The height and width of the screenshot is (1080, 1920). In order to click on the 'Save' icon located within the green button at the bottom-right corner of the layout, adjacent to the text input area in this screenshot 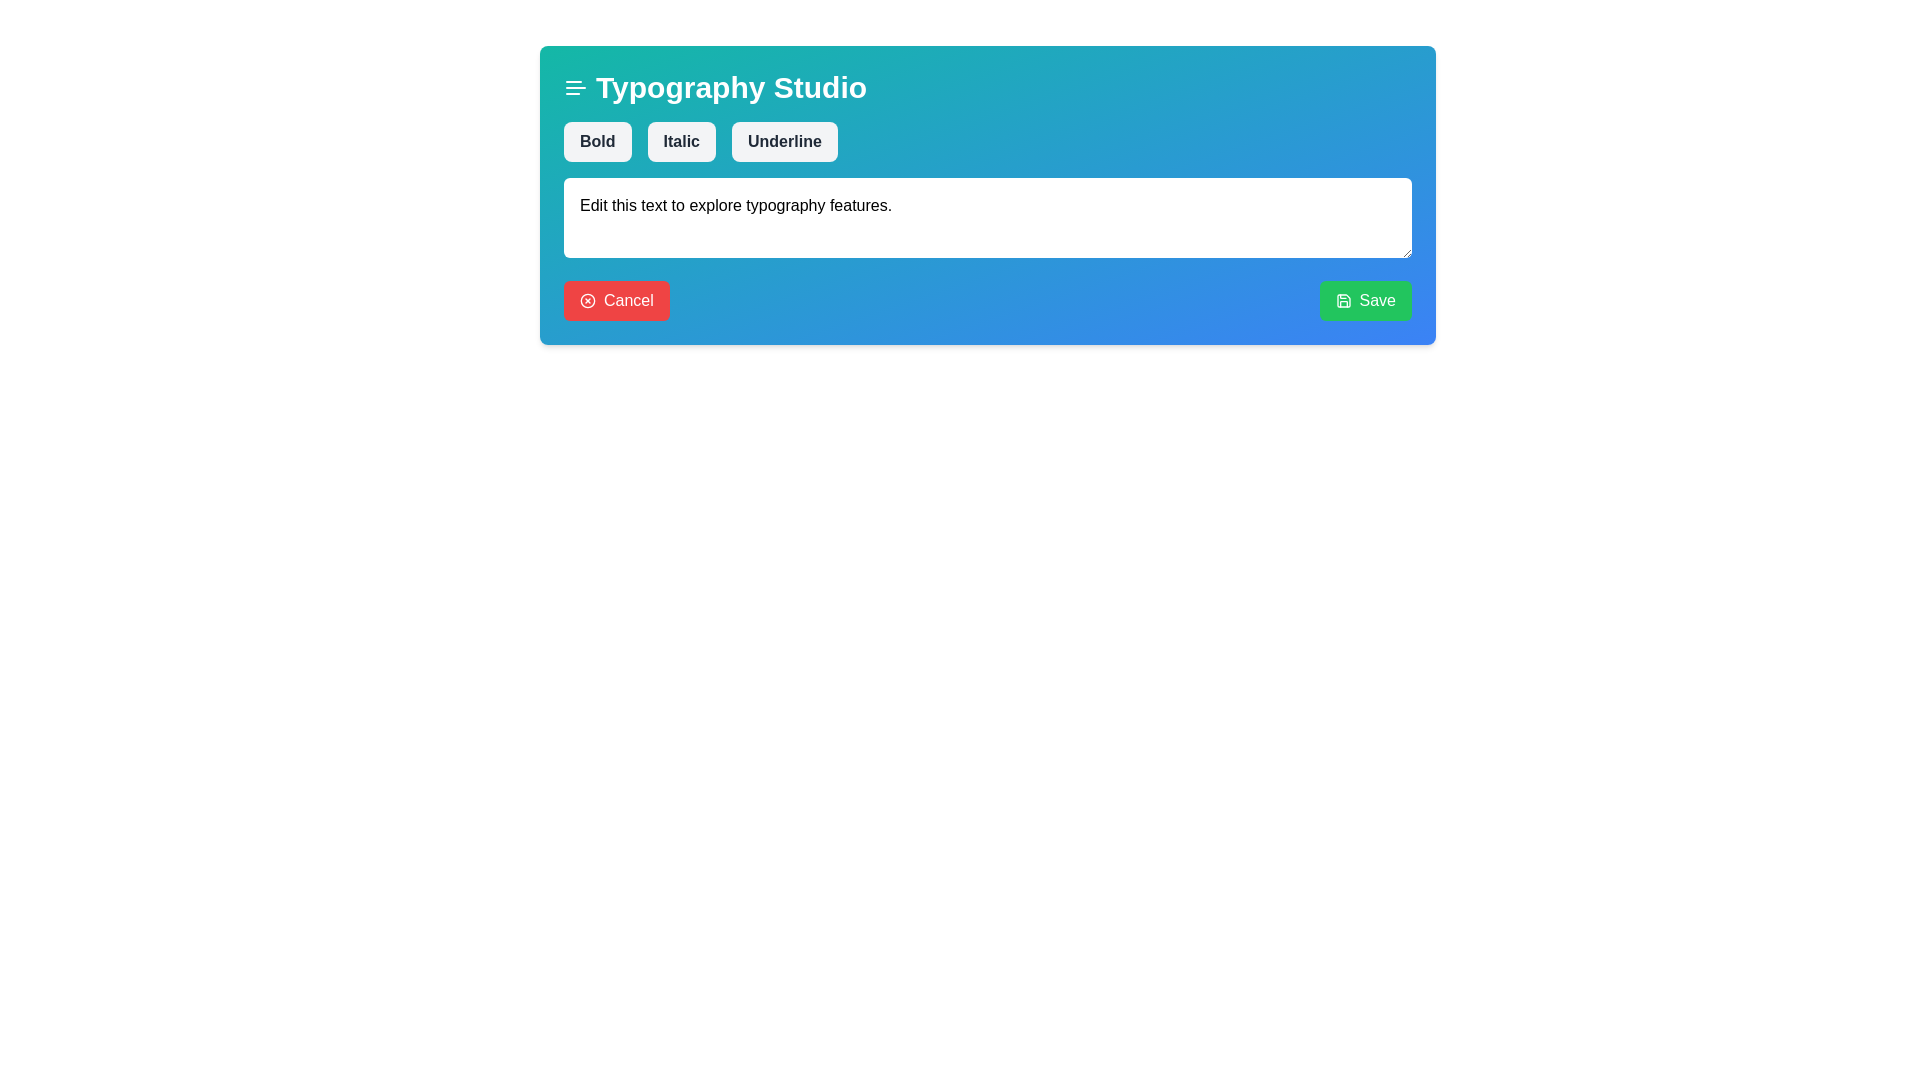, I will do `click(1343, 300)`.